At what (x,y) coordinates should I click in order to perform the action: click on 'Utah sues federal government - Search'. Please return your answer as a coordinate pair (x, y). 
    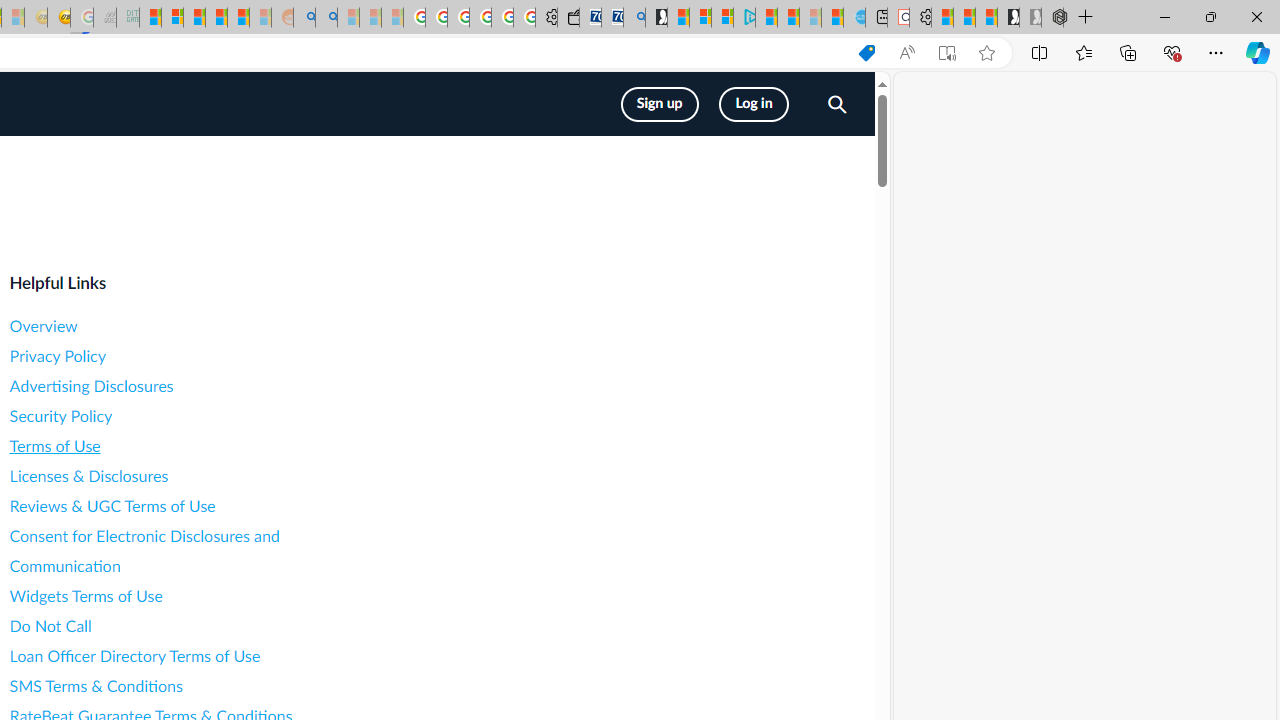
    Looking at the image, I should click on (326, 17).